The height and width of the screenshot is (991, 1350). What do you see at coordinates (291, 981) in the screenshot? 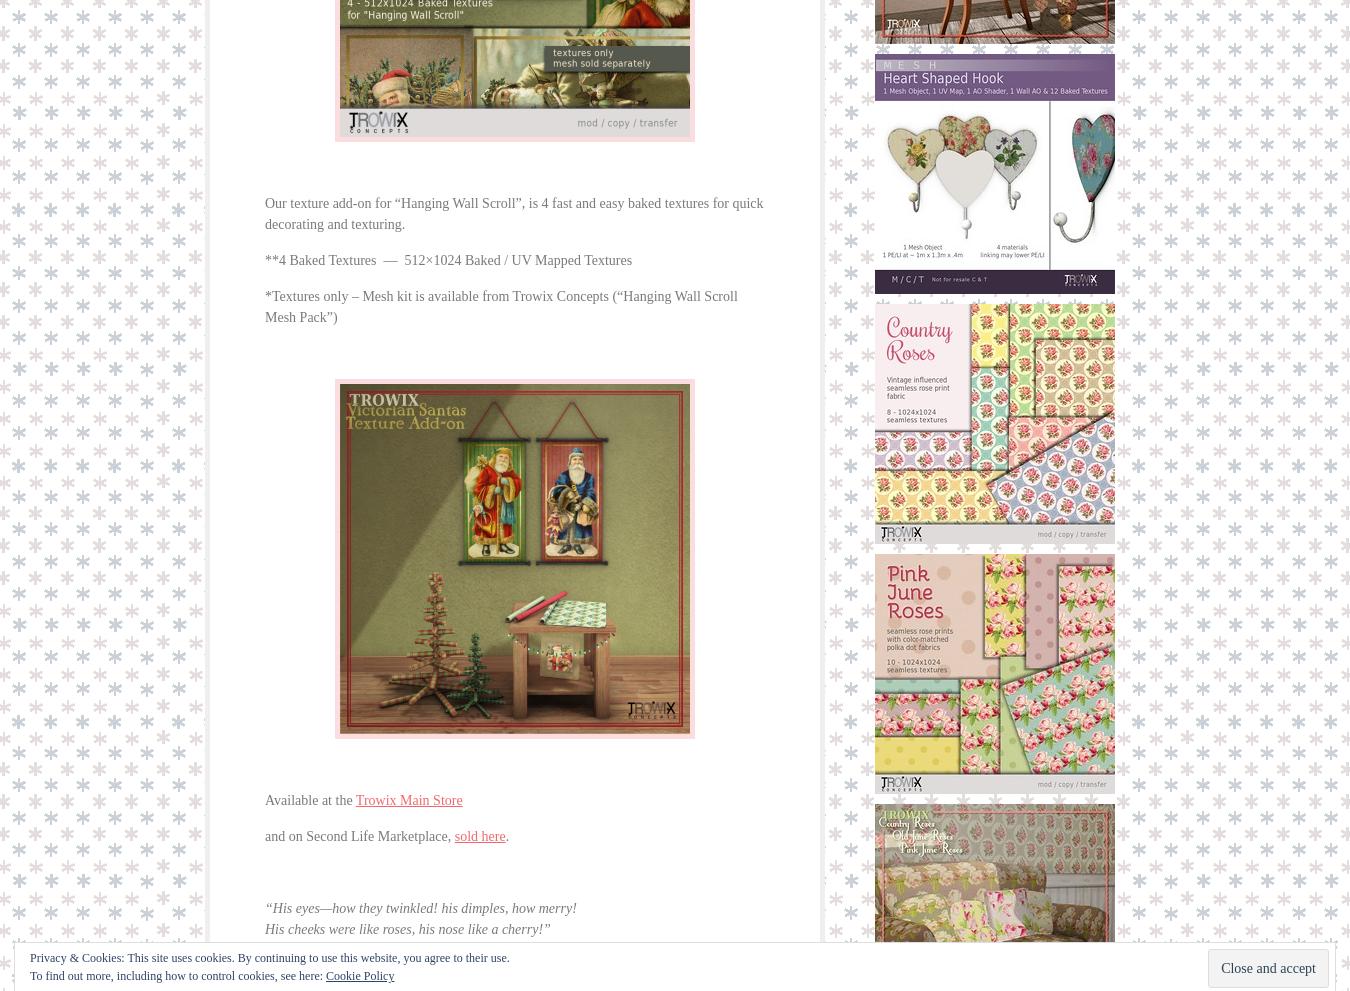
I see `'Share this:'` at bounding box center [291, 981].